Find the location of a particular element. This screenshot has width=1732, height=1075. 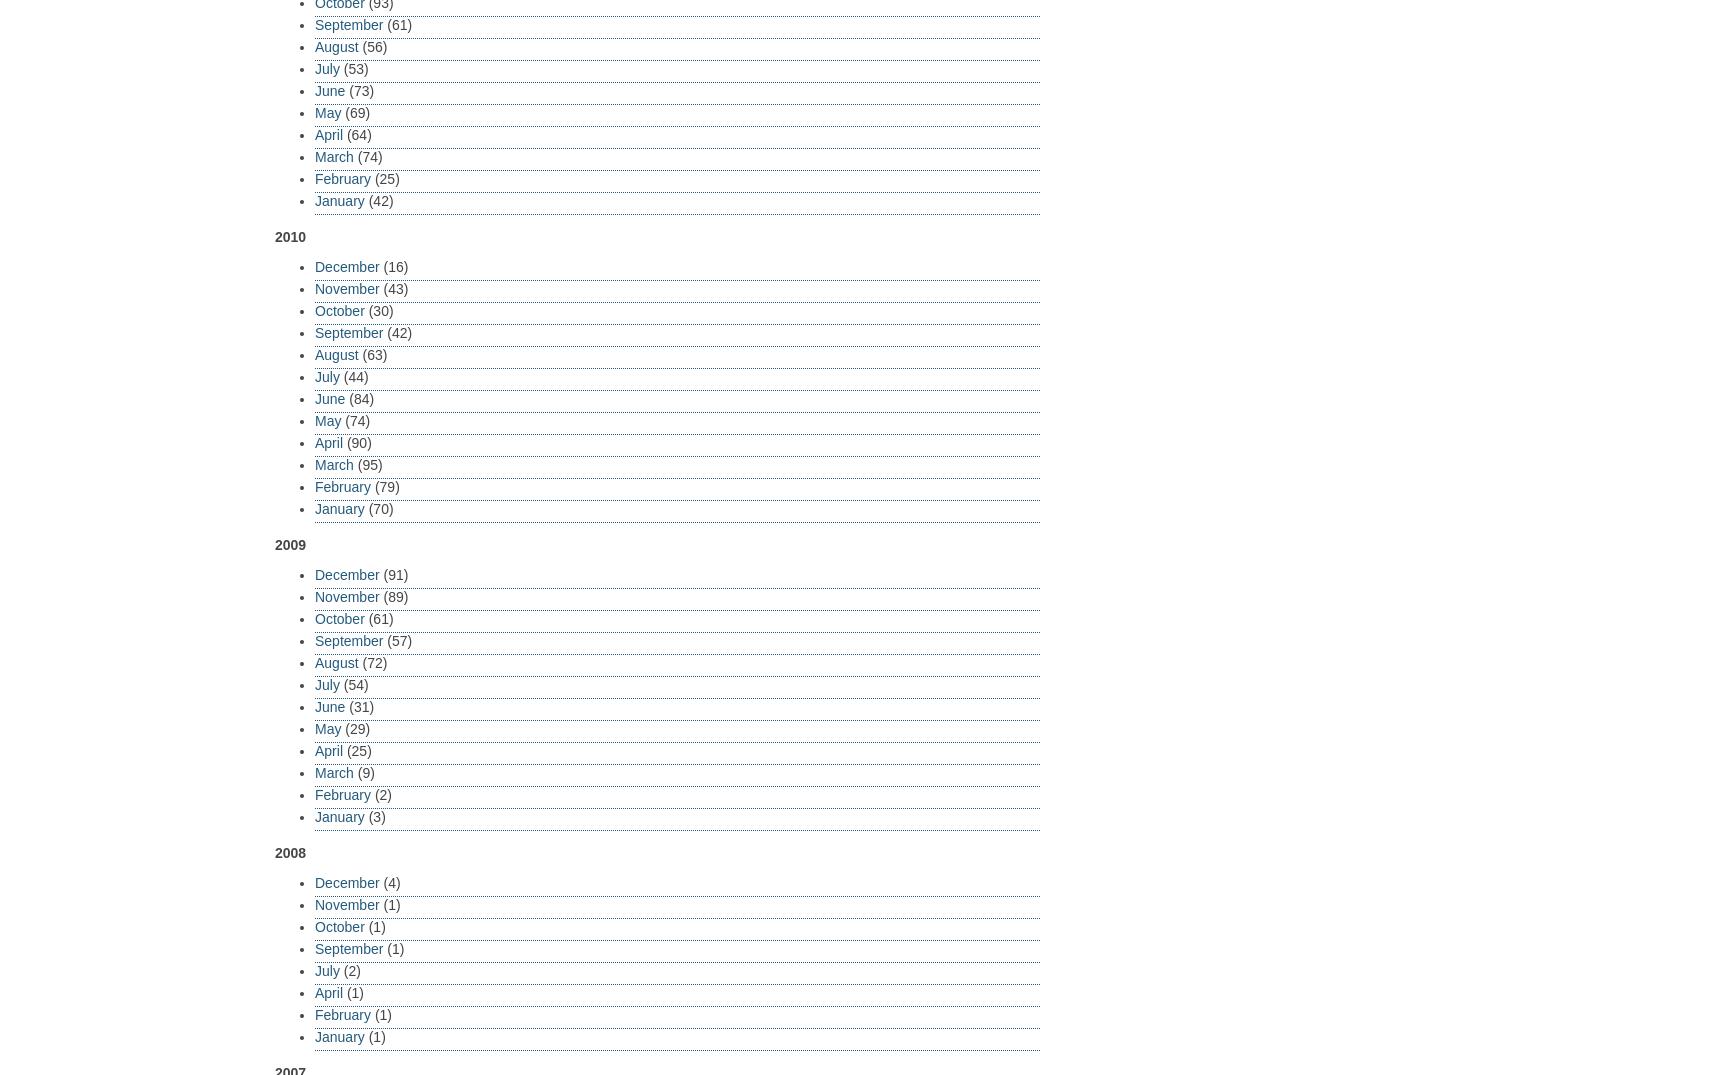

'(57)' is located at coordinates (396, 639).